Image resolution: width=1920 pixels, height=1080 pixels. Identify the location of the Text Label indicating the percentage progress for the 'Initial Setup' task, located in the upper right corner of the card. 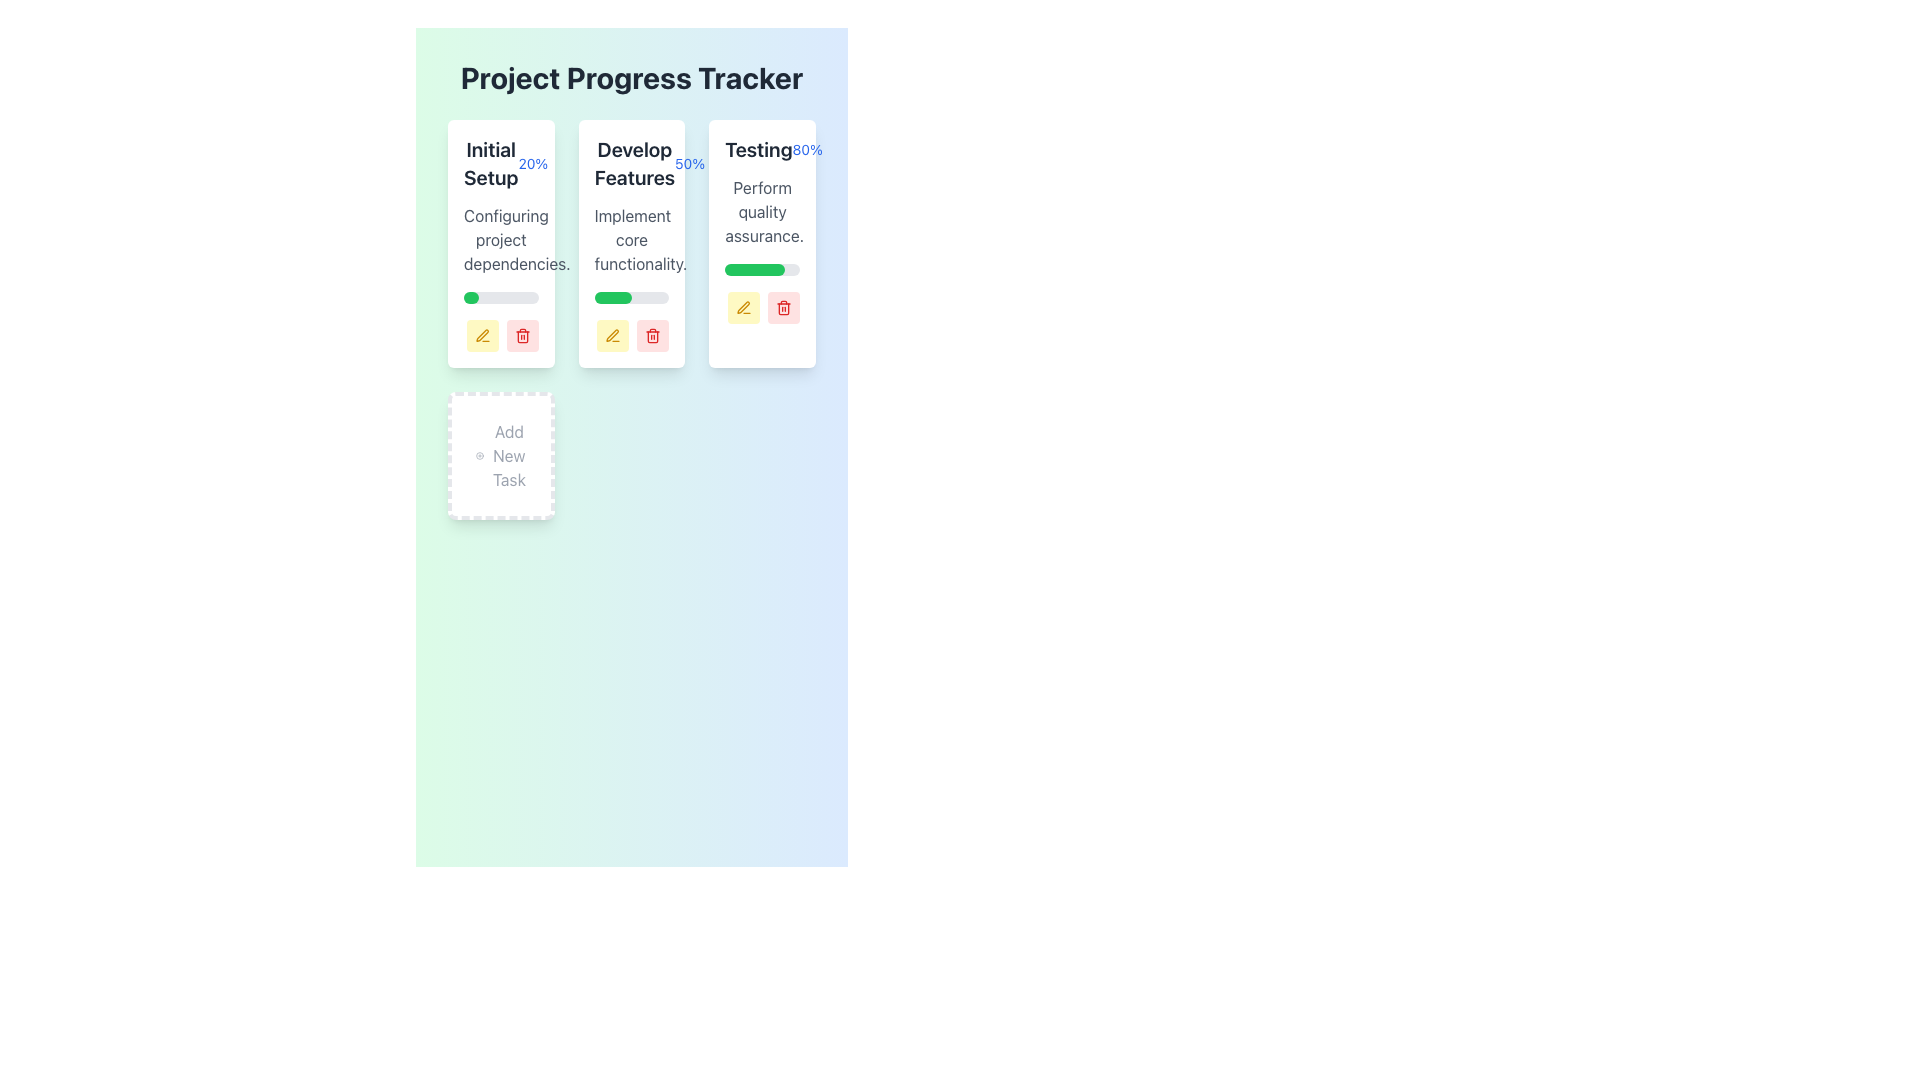
(533, 163).